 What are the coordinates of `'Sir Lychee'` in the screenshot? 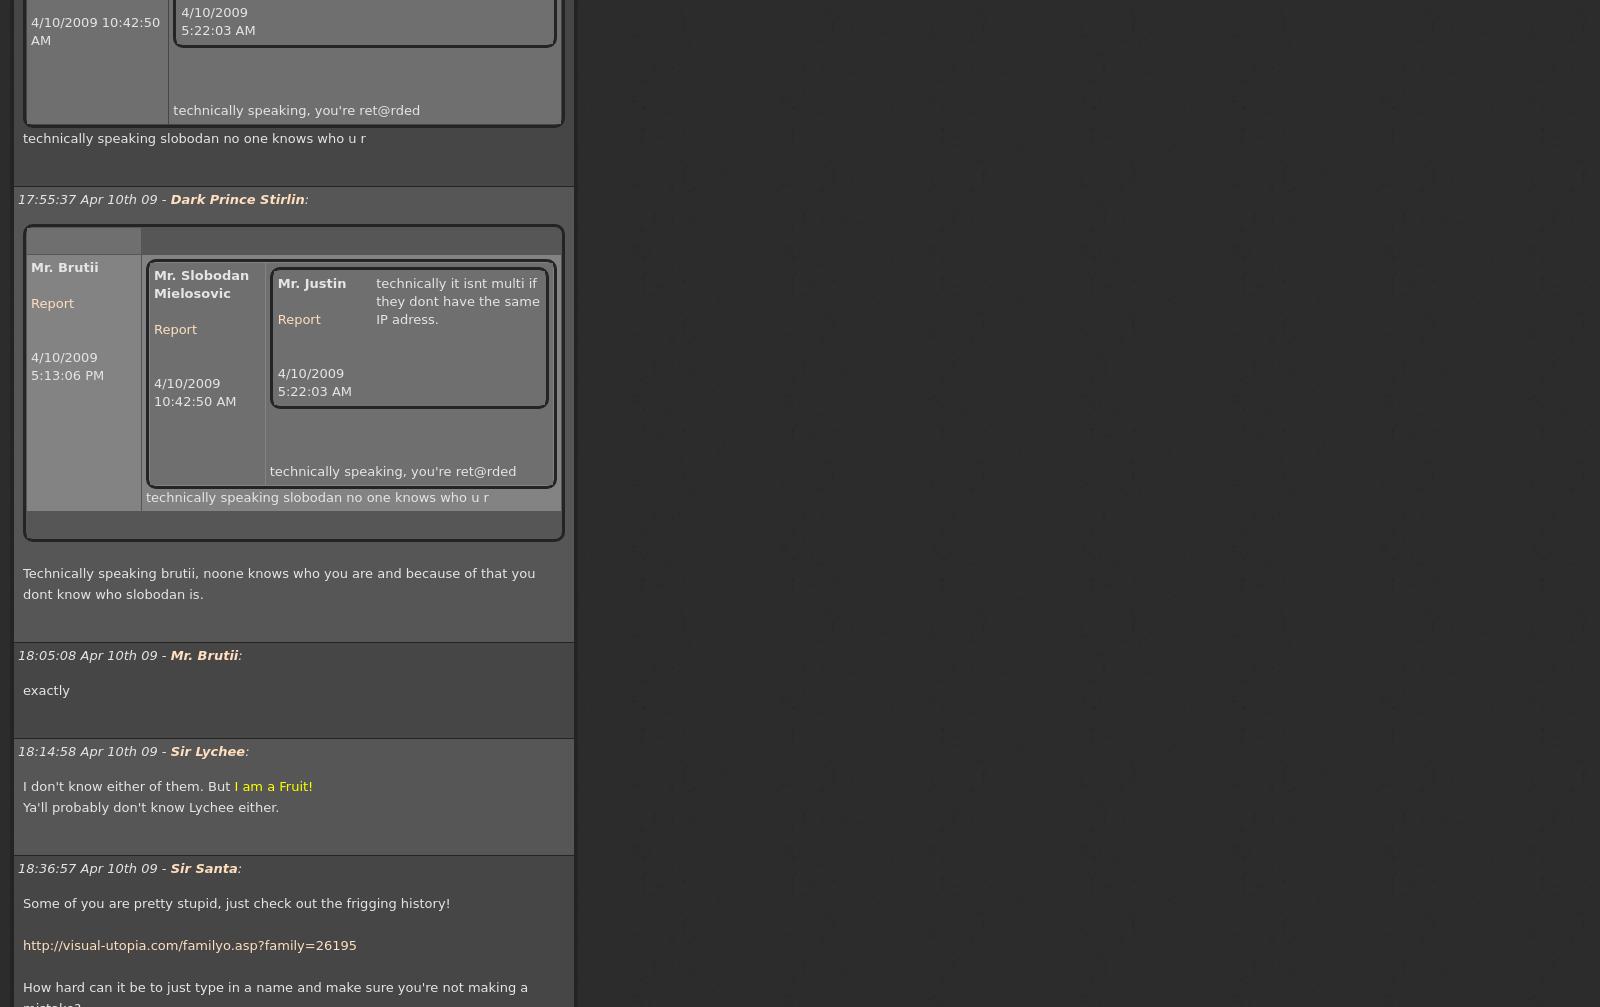 It's located at (207, 750).